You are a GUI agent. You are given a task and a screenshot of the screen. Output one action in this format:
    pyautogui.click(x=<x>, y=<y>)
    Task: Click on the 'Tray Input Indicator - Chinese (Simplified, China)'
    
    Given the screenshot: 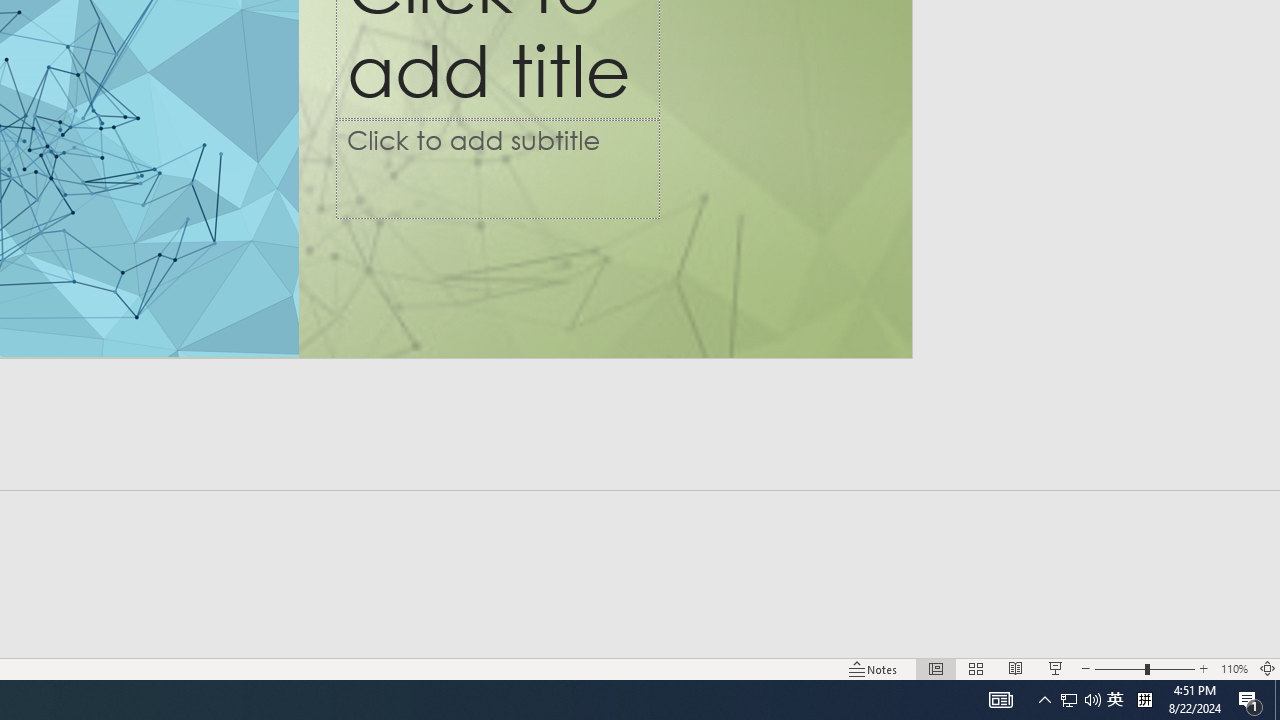 What is the action you would take?
    pyautogui.click(x=1144, y=698)
    